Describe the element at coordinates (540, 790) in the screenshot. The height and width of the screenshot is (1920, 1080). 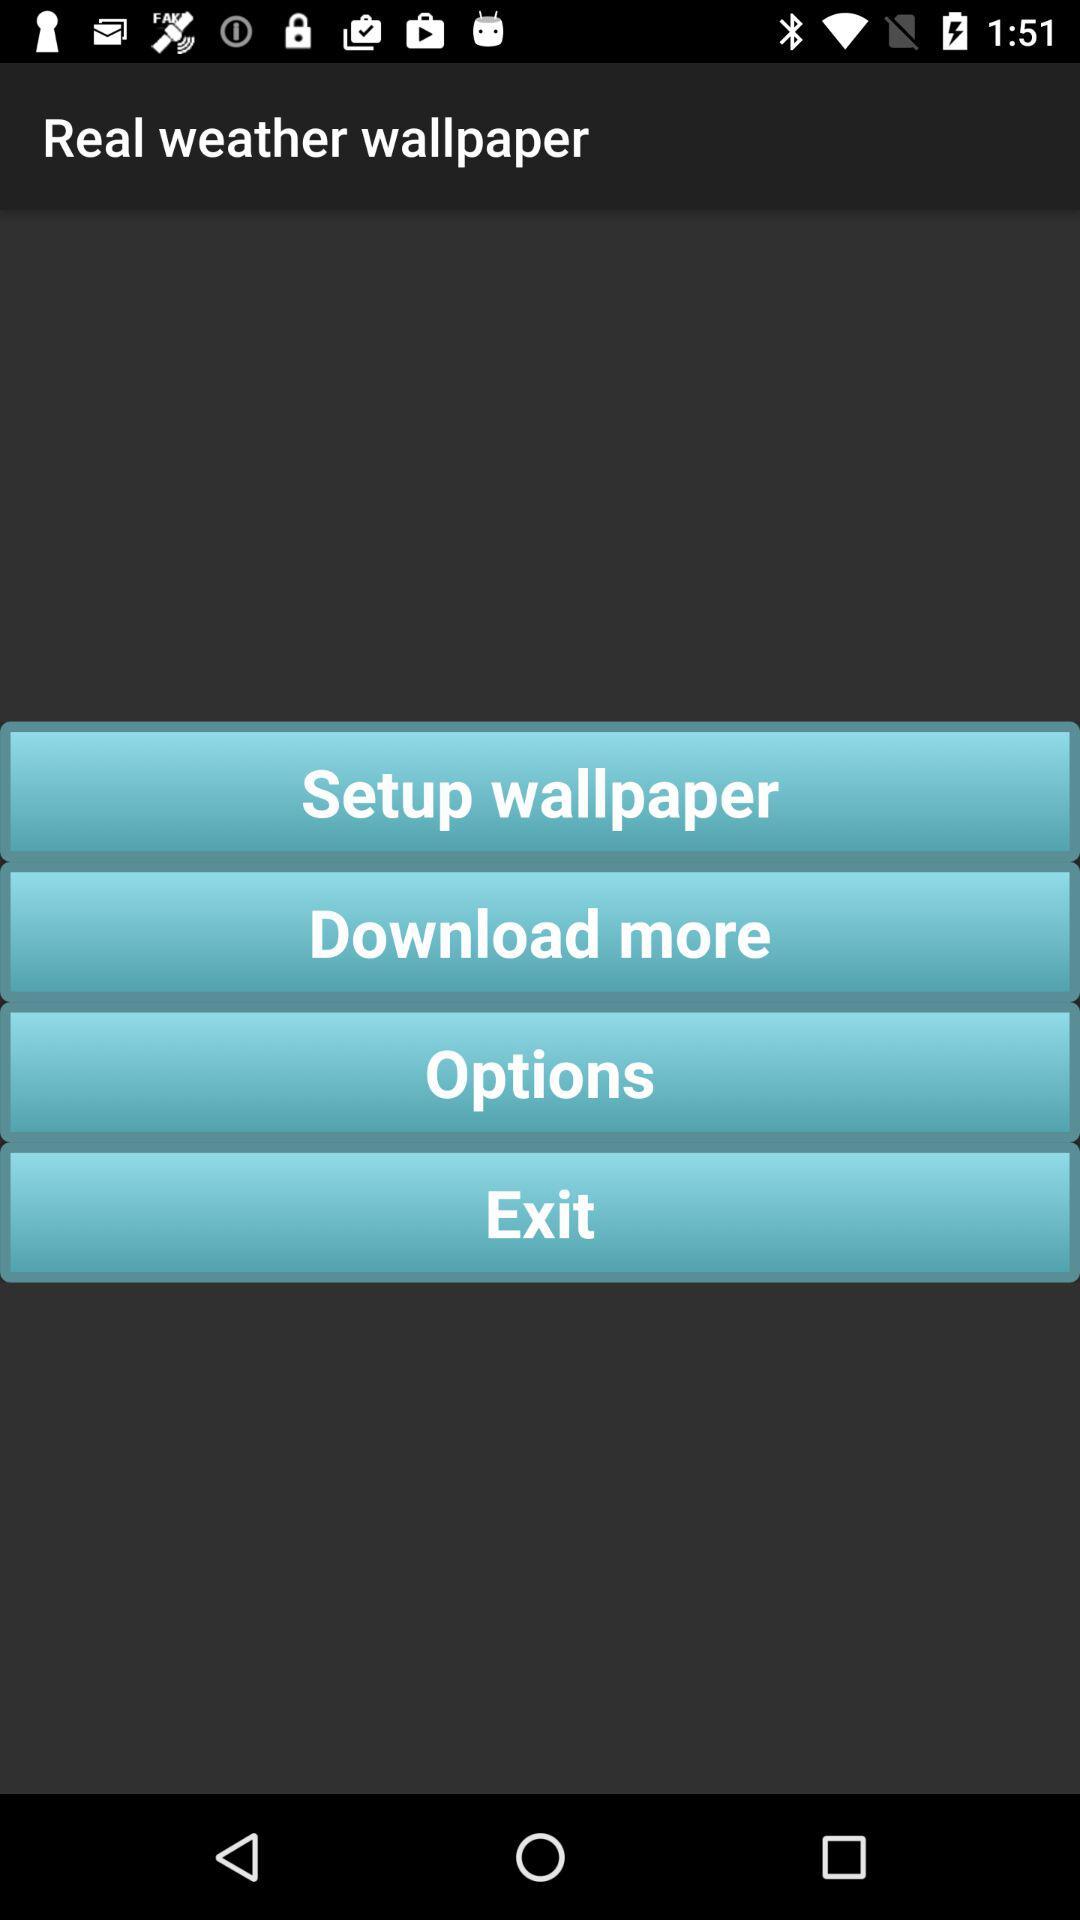
I see `button above the download more button` at that location.